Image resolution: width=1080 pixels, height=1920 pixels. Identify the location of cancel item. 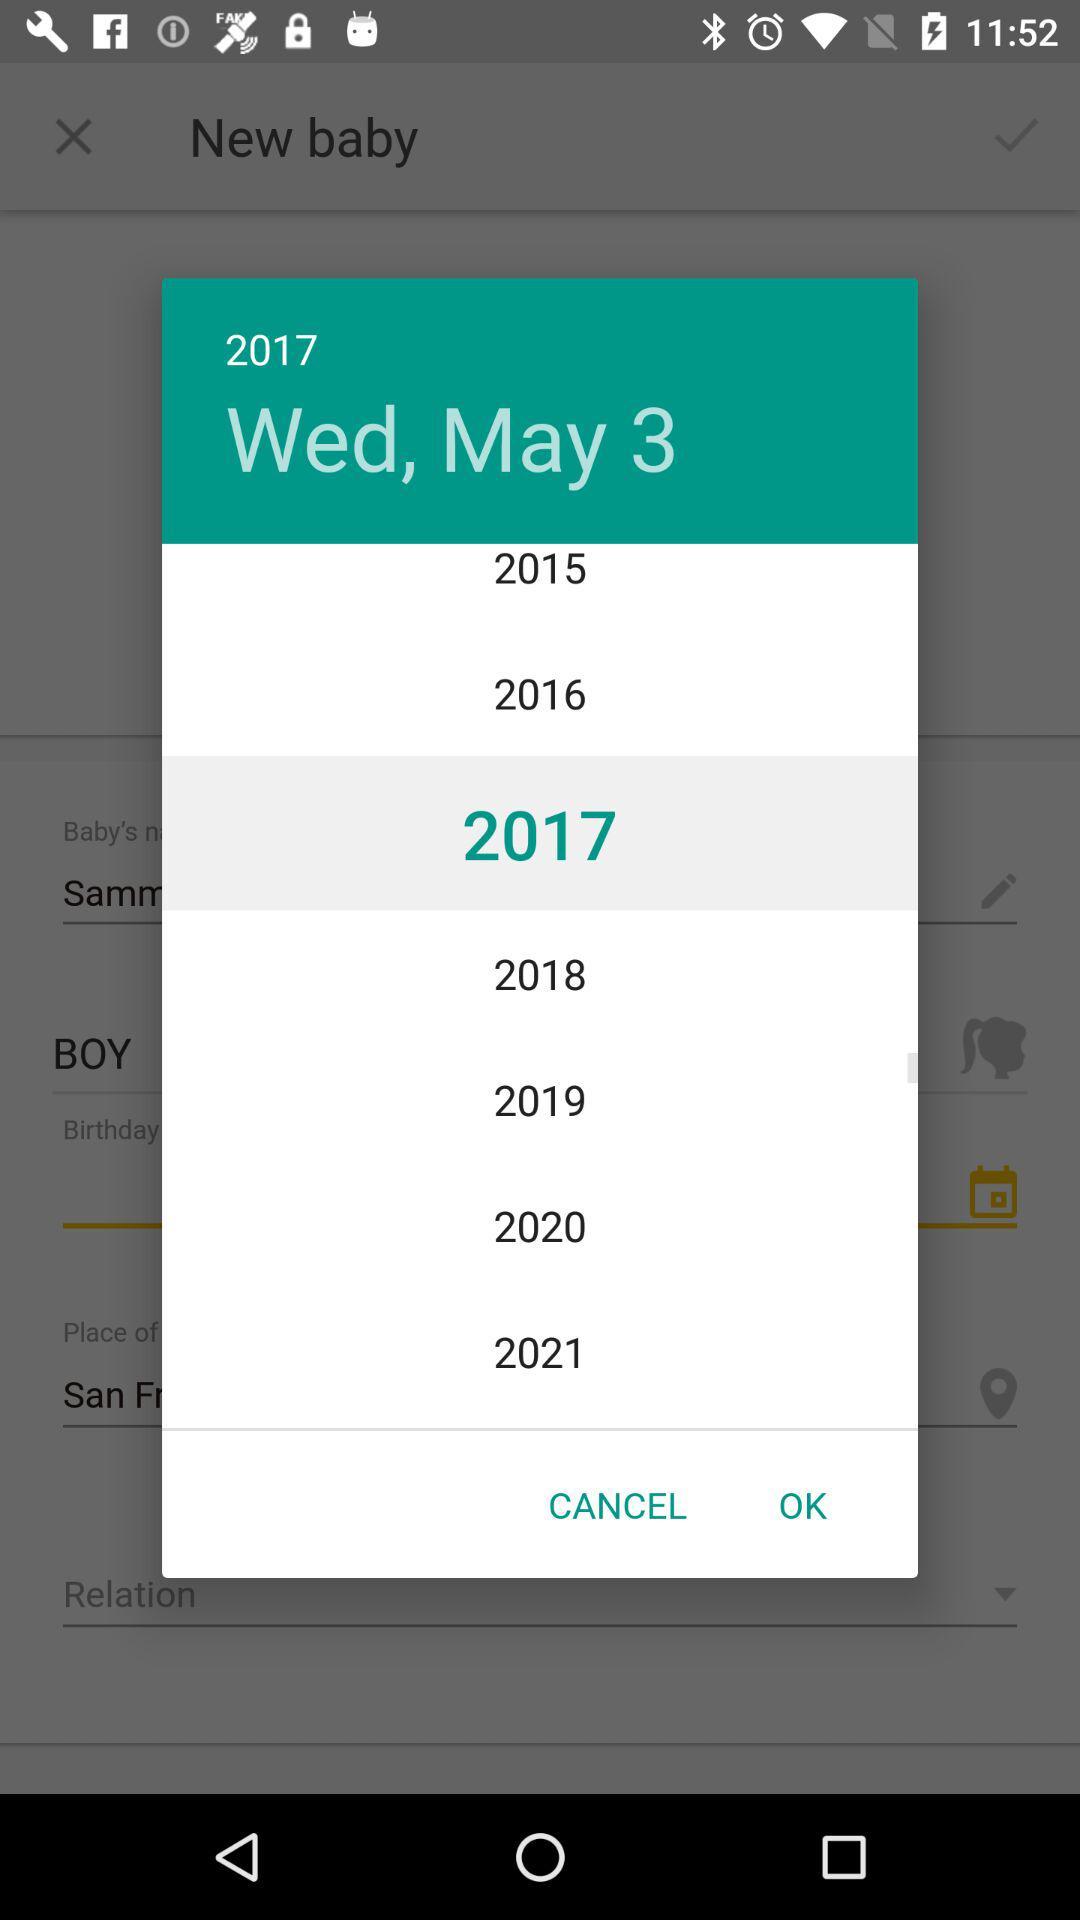
(616, 1504).